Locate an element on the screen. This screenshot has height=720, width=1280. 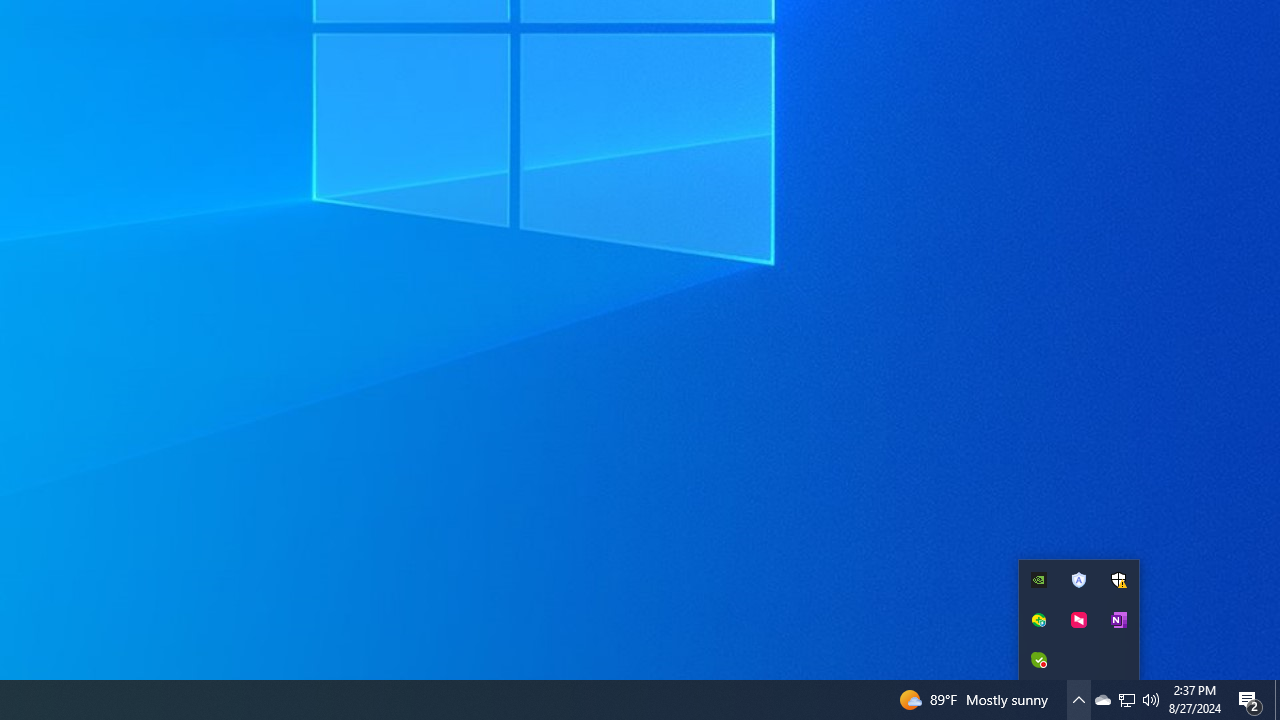
'New quick note' is located at coordinates (1118, 618).